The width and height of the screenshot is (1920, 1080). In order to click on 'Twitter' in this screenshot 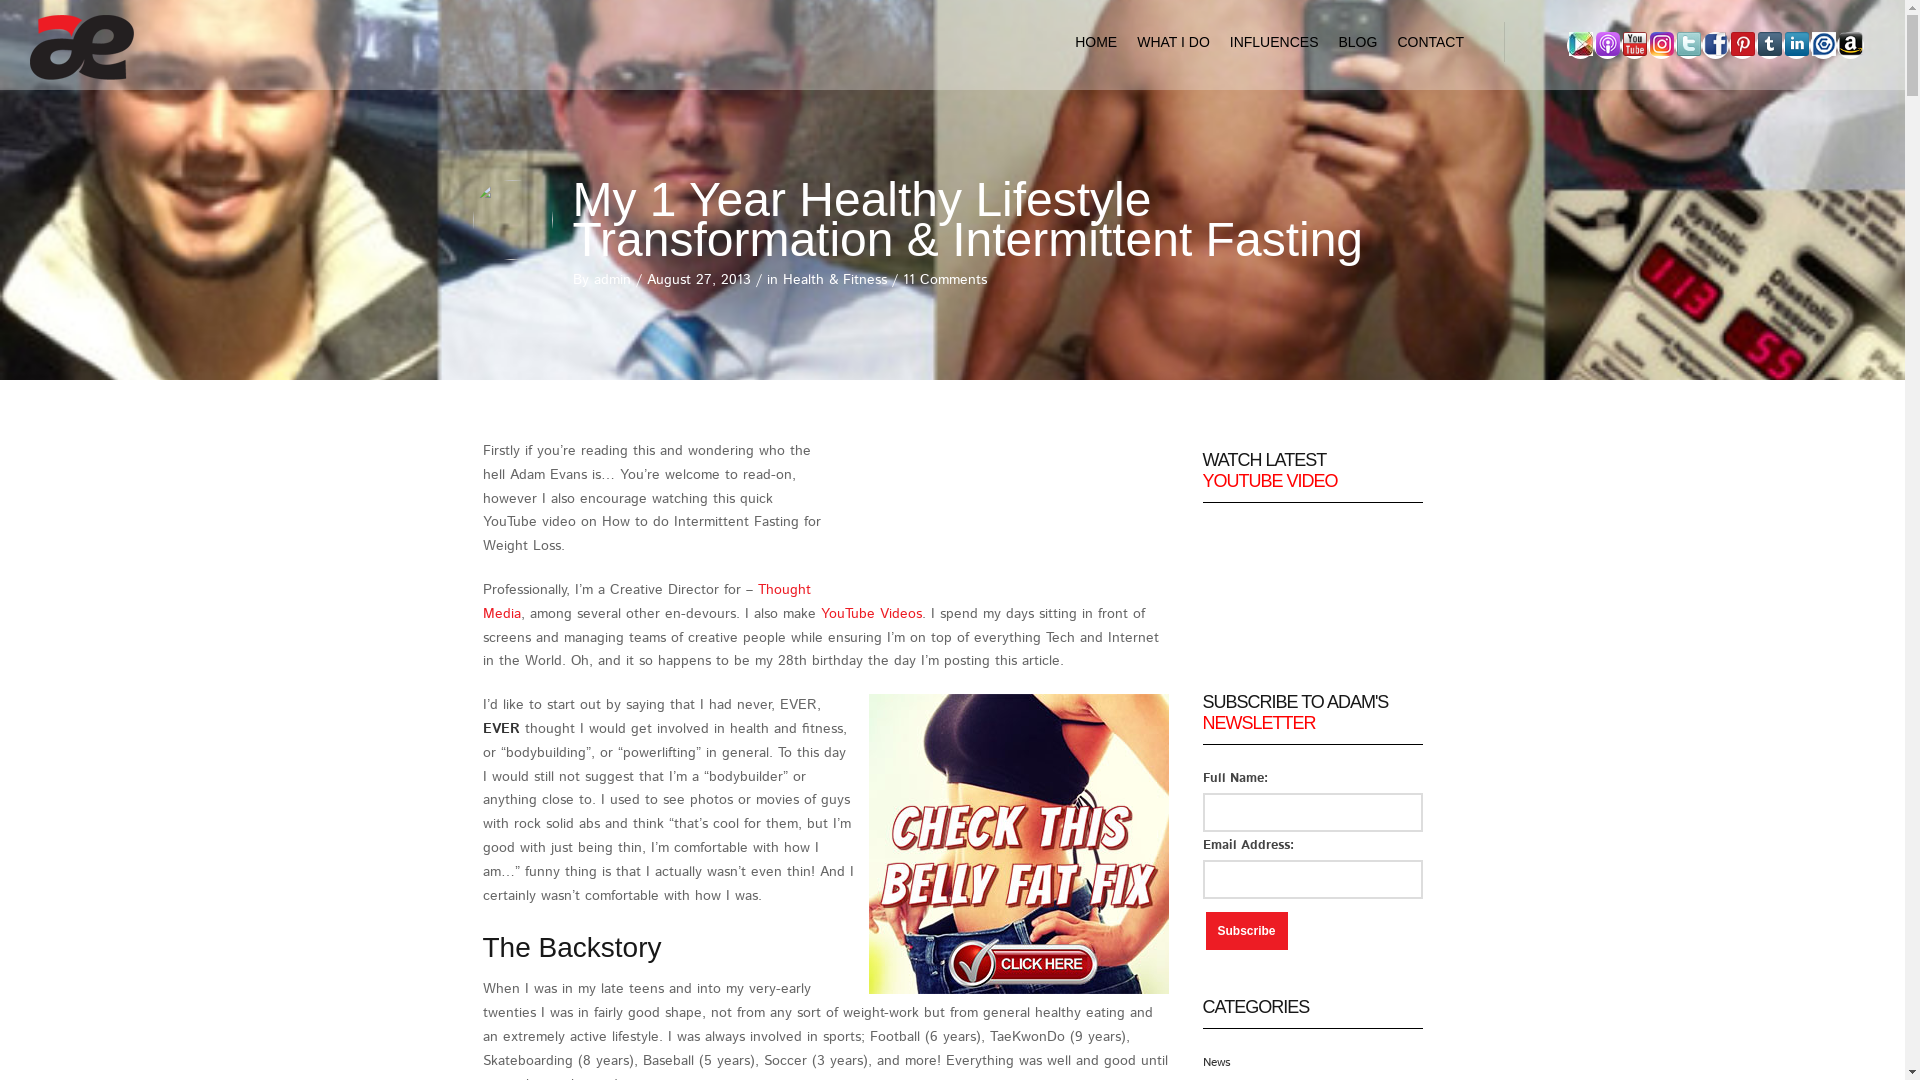, I will do `click(1686, 45)`.